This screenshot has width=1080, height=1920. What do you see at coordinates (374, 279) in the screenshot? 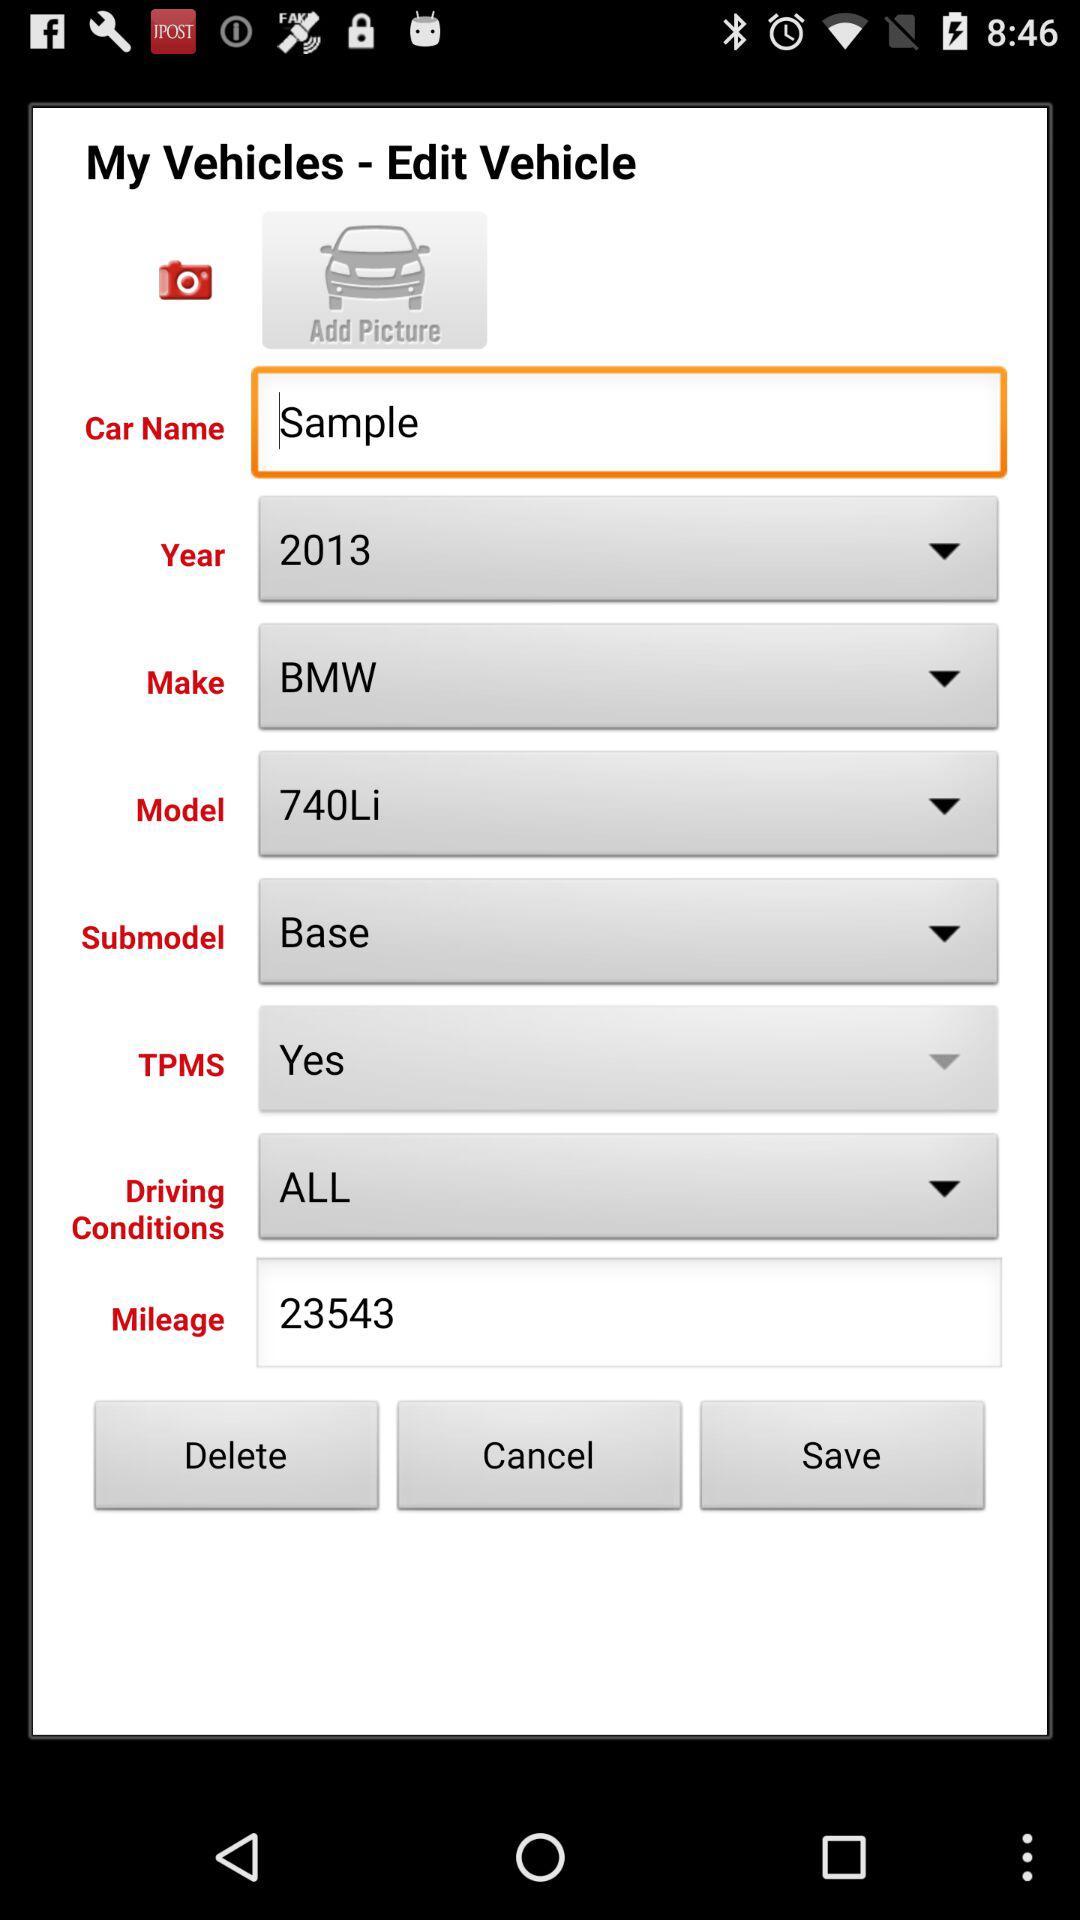
I see `picture` at bounding box center [374, 279].